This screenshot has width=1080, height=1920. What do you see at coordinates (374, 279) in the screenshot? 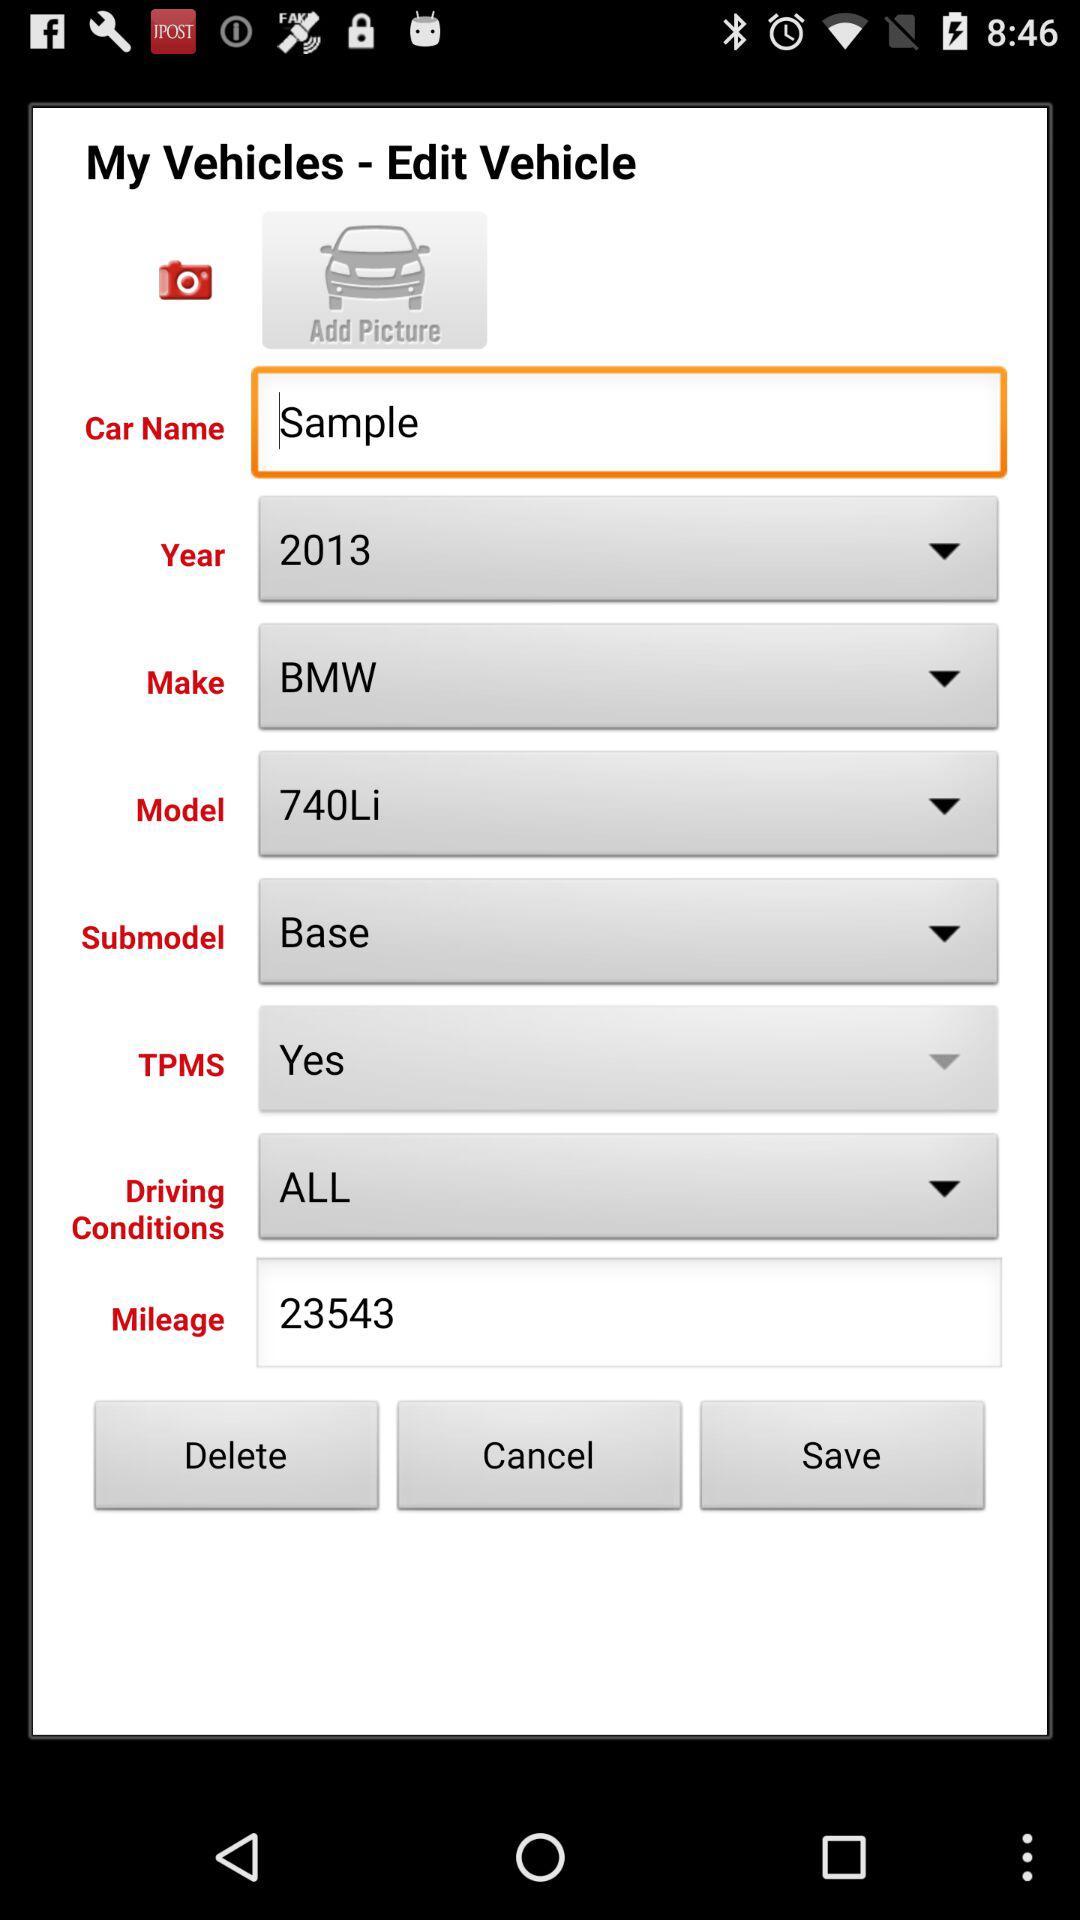
I see `picture` at bounding box center [374, 279].